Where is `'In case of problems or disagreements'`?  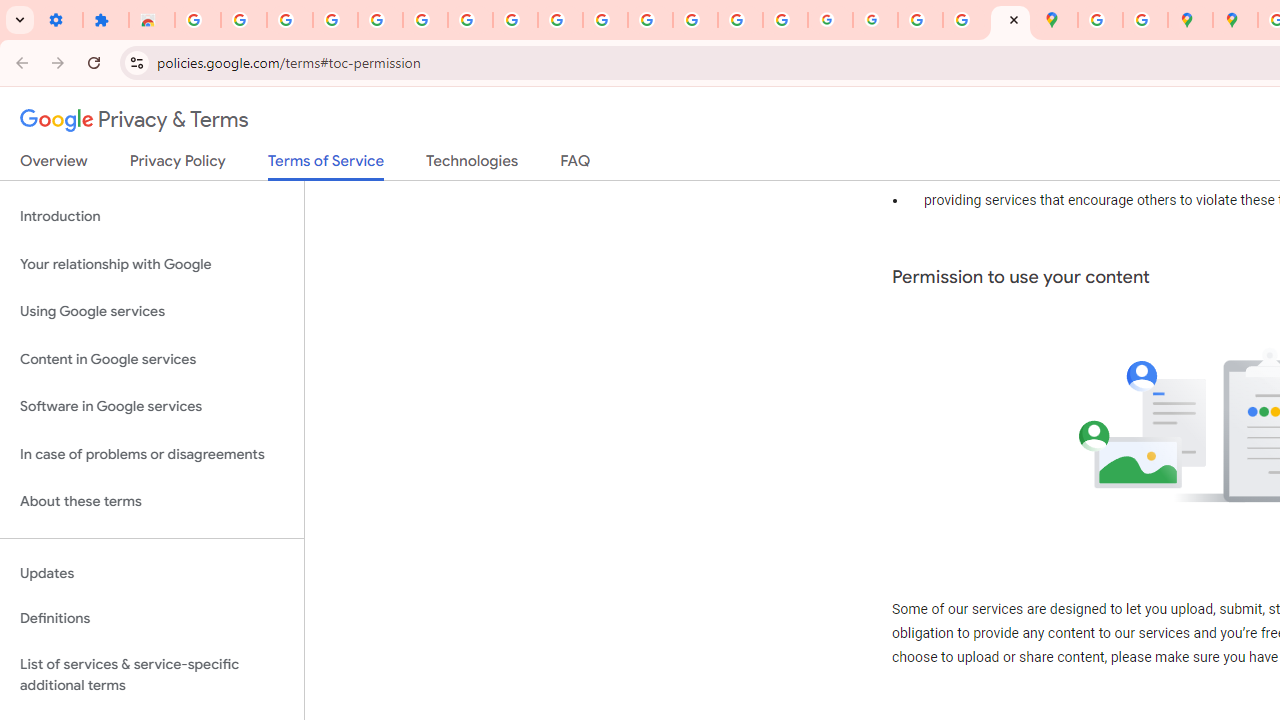 'In case of problems or disagreements' is located at coordinates (151, 454).